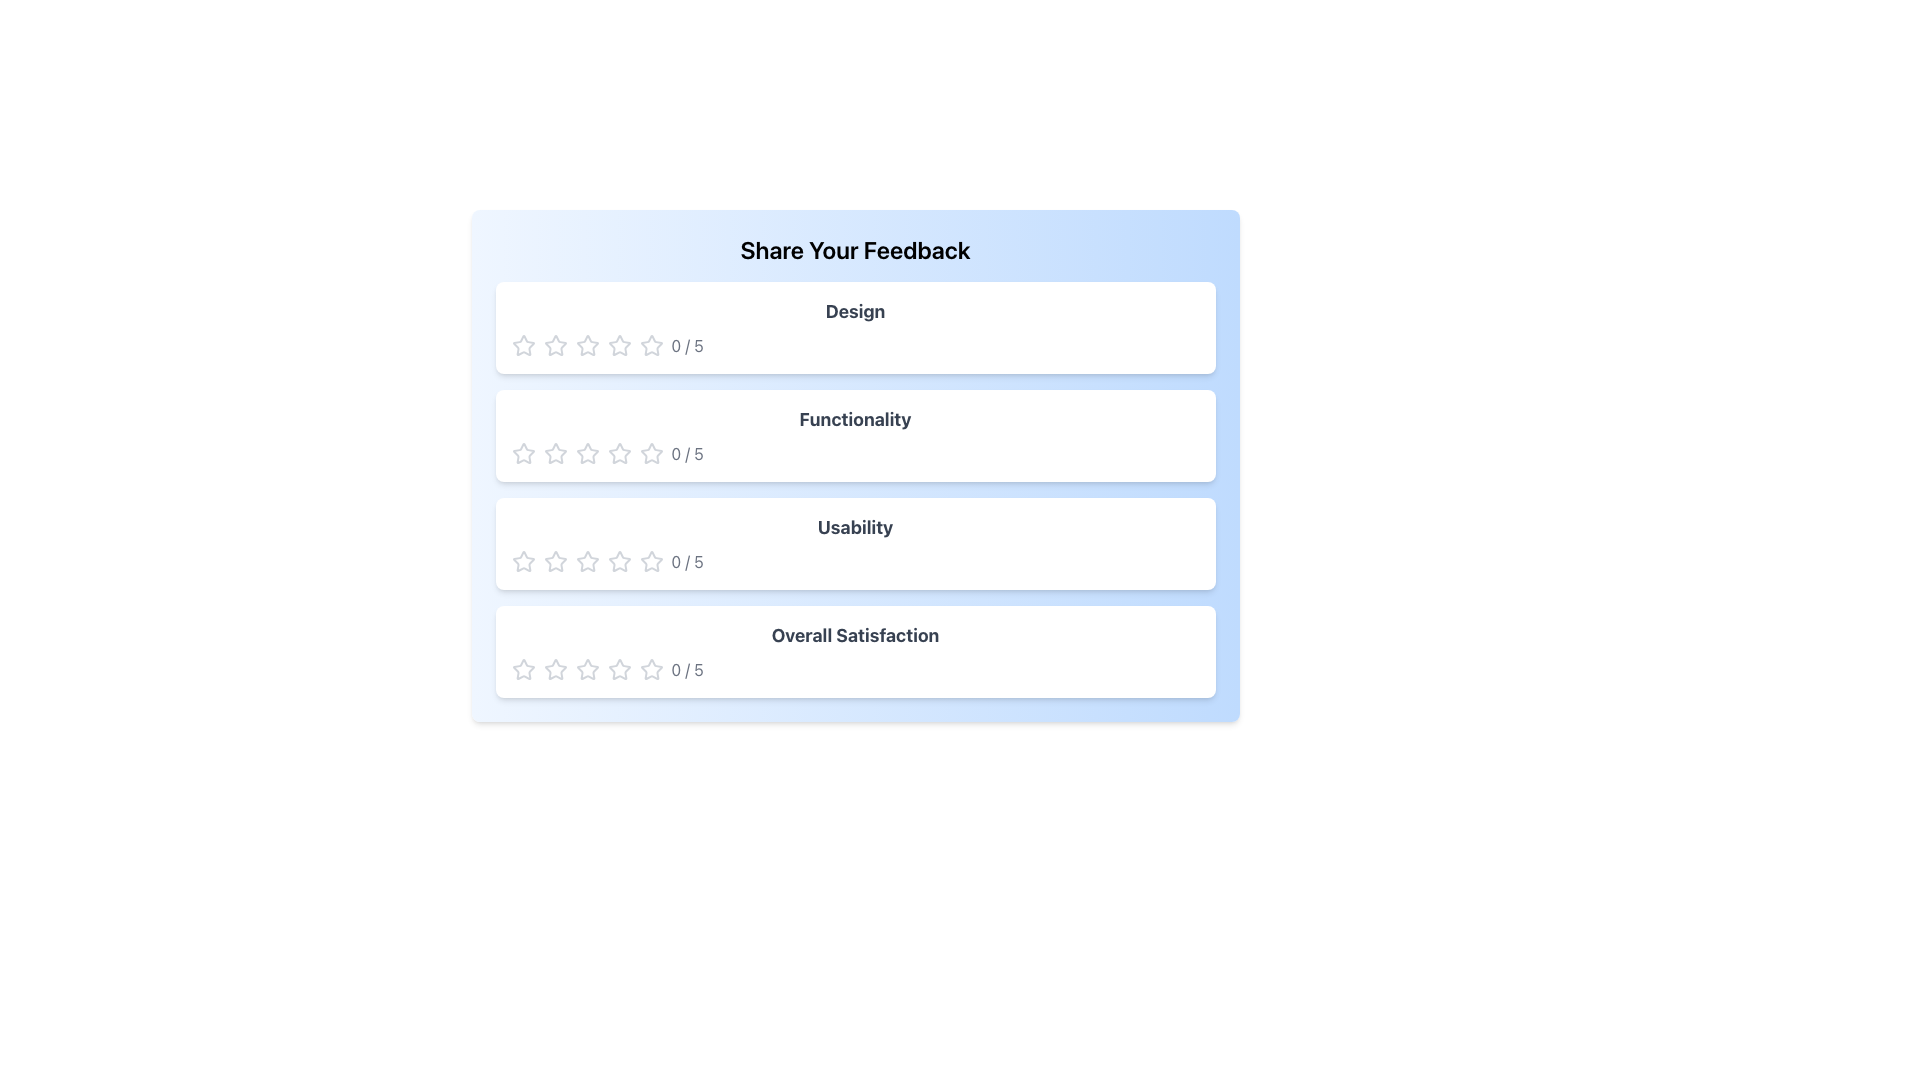 This screenshot has height=1080, width=1920. Describe the element at coordinates (555, 344) in the screenshot. I see `the second star icon in the rating system for the 'Design' criterion located in the feedback interface` at that location.